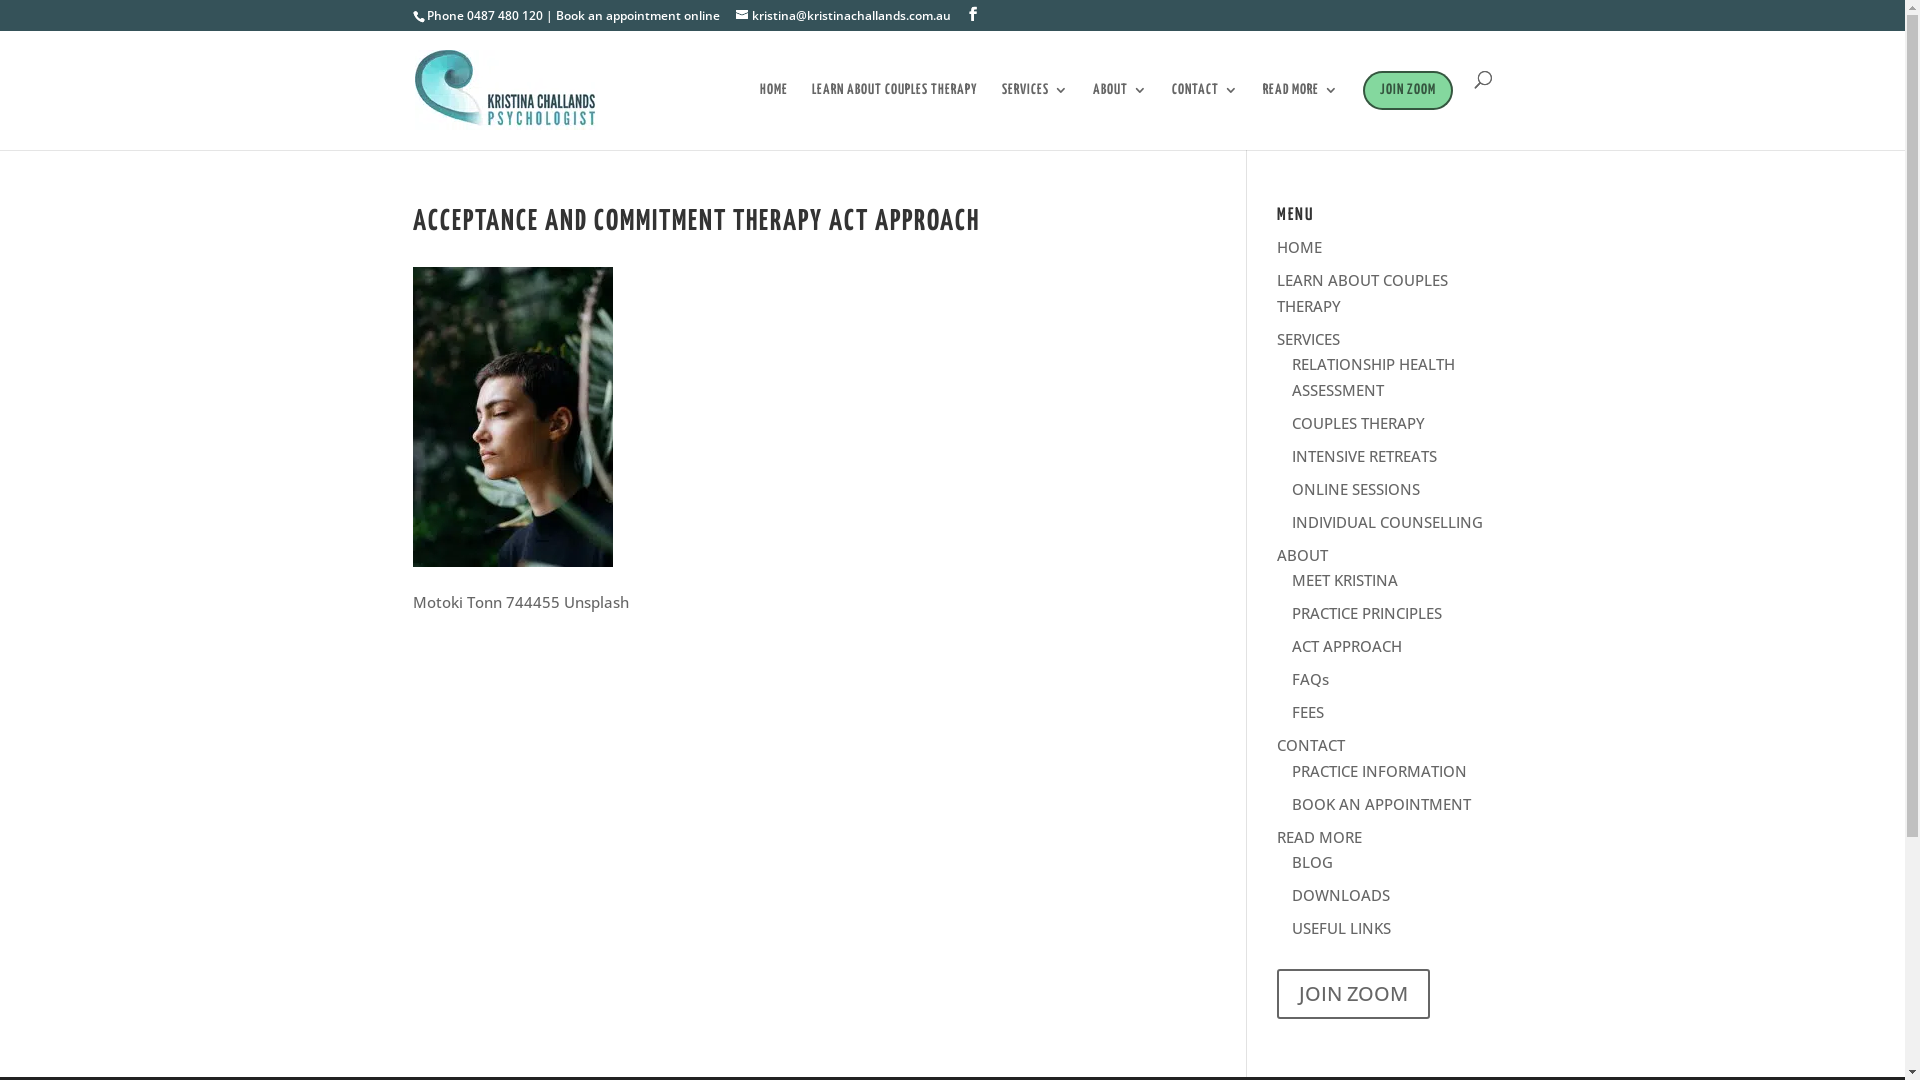  Describe the element at coordinates (1299, 245) in the screenshot. I see `'HOME'` at that location.